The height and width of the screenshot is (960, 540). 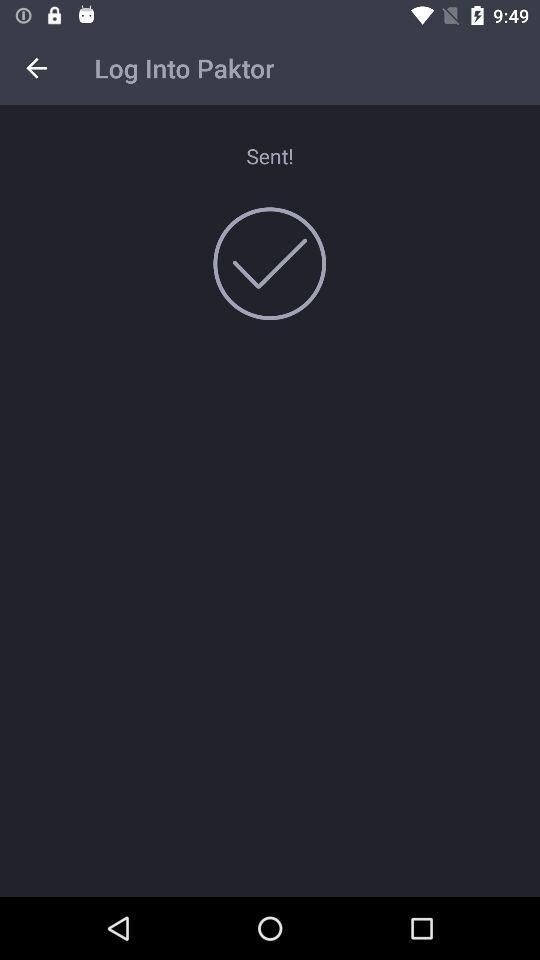 I want to click on item to the left of log into paktor item, so click(x=36, y=68).